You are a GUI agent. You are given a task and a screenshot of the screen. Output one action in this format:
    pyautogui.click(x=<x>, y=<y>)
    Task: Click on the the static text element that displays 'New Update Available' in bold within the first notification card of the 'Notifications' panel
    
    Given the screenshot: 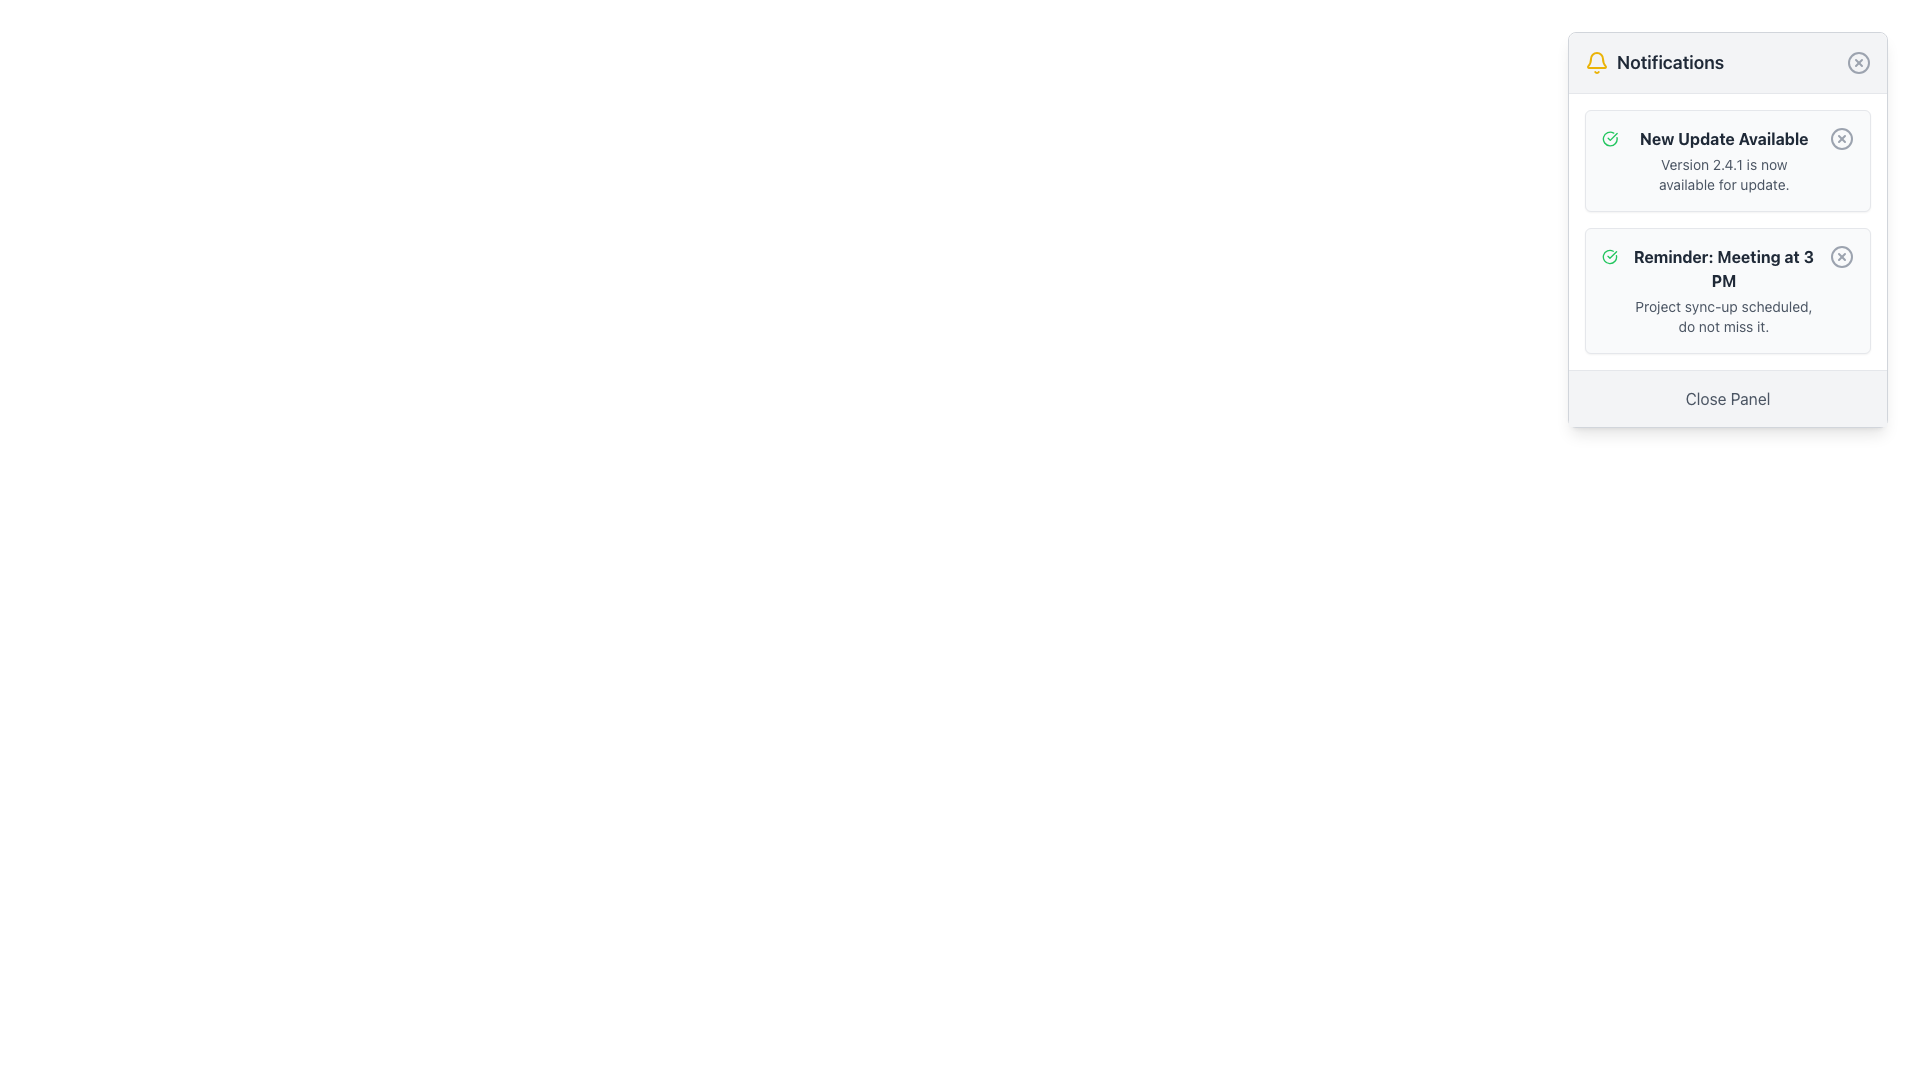 What is the action you would take?
    pyautogui.click(x=1723, y=137)
    